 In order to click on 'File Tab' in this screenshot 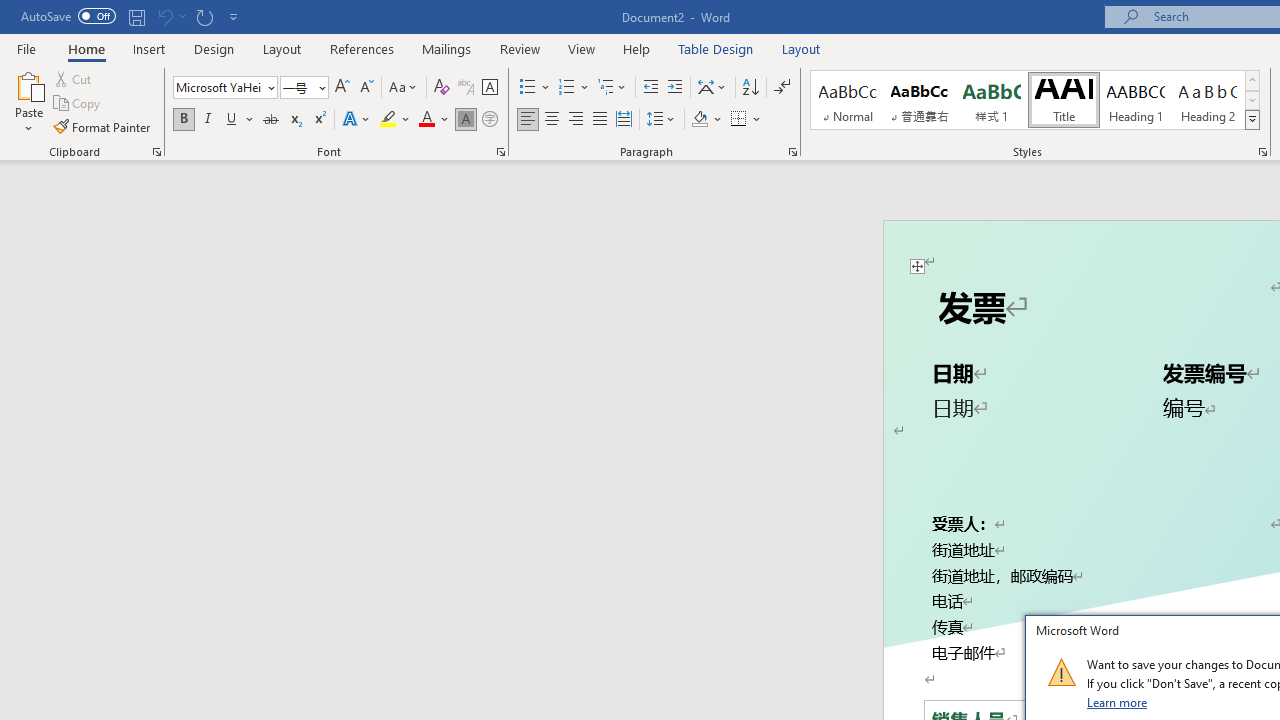, I will do `click(26, 47)`.